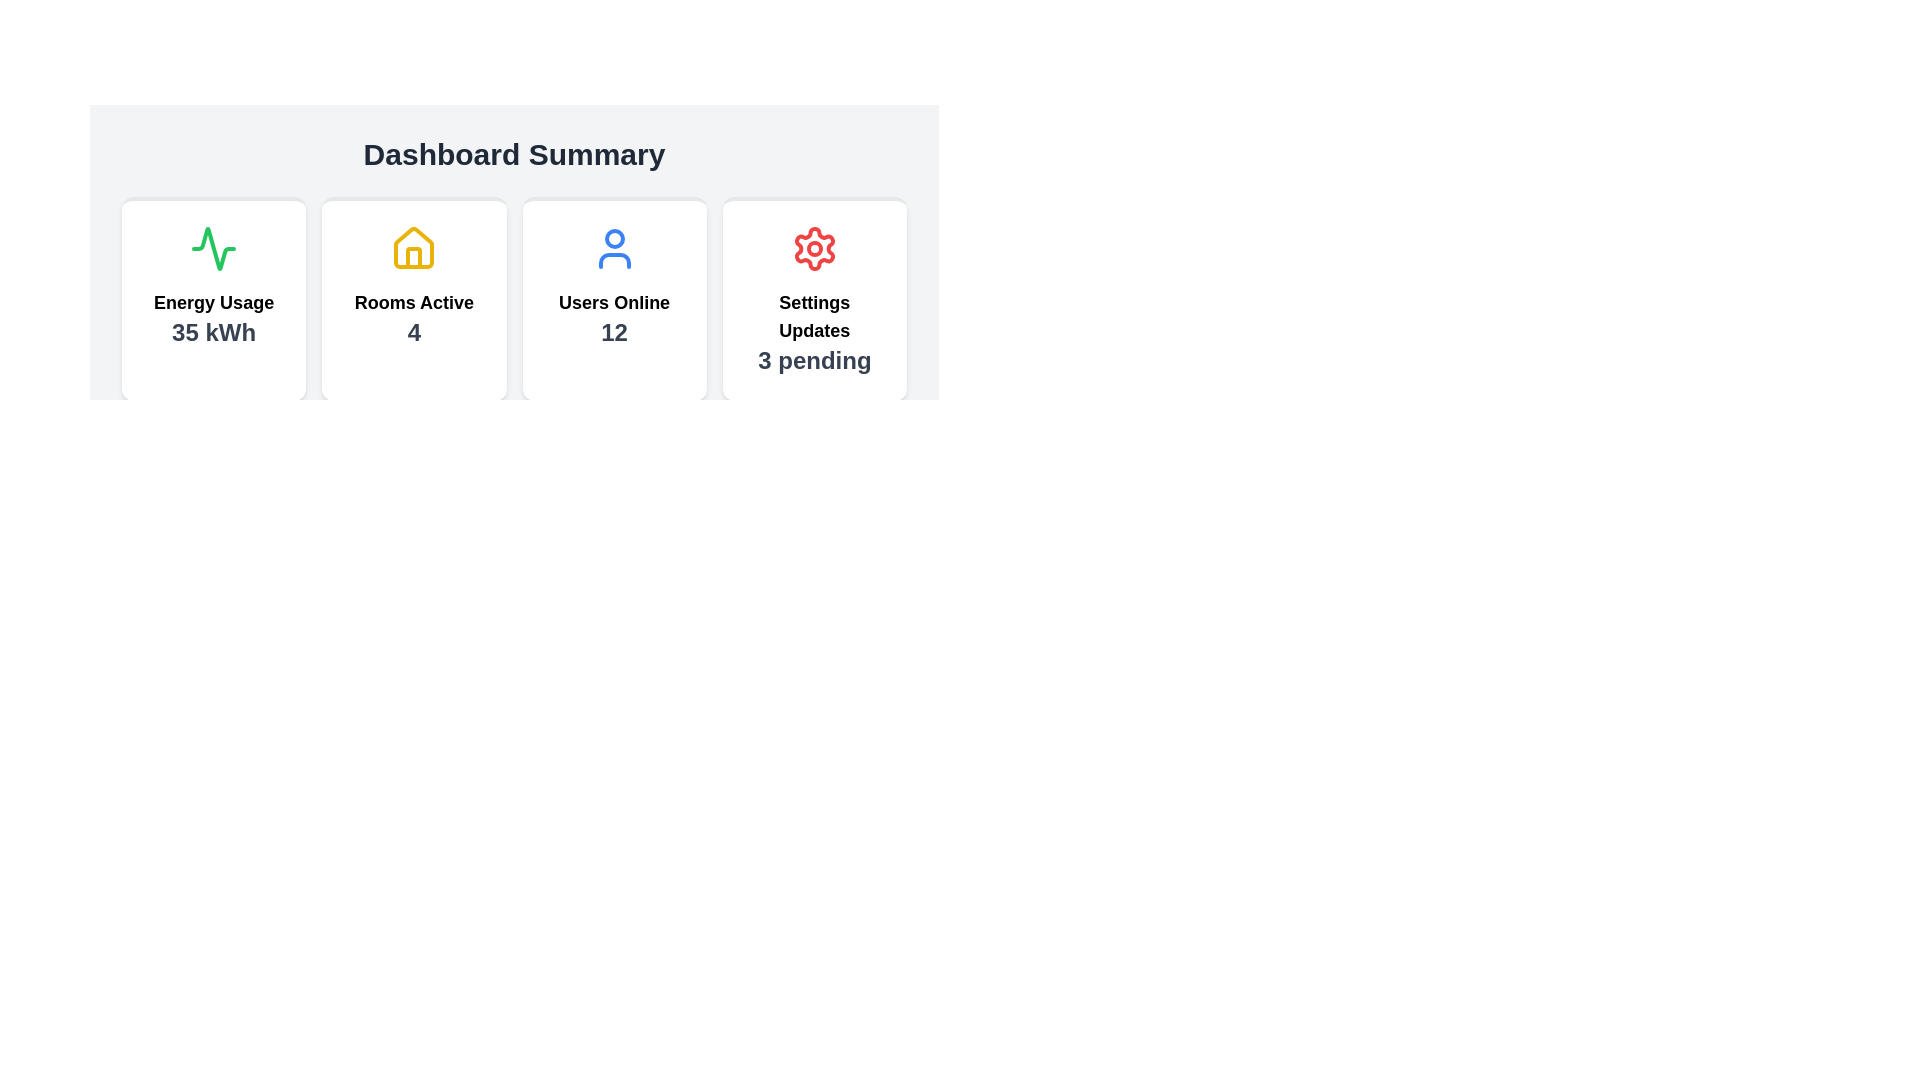 The image size is (1920, 1080). I want to click on the Information Card which has a rounded rectangular shape with a white background, featuring a user icon in blue, the bold text 'Users Online', and the number '12' prominently displayed below it, so click(613, 299).